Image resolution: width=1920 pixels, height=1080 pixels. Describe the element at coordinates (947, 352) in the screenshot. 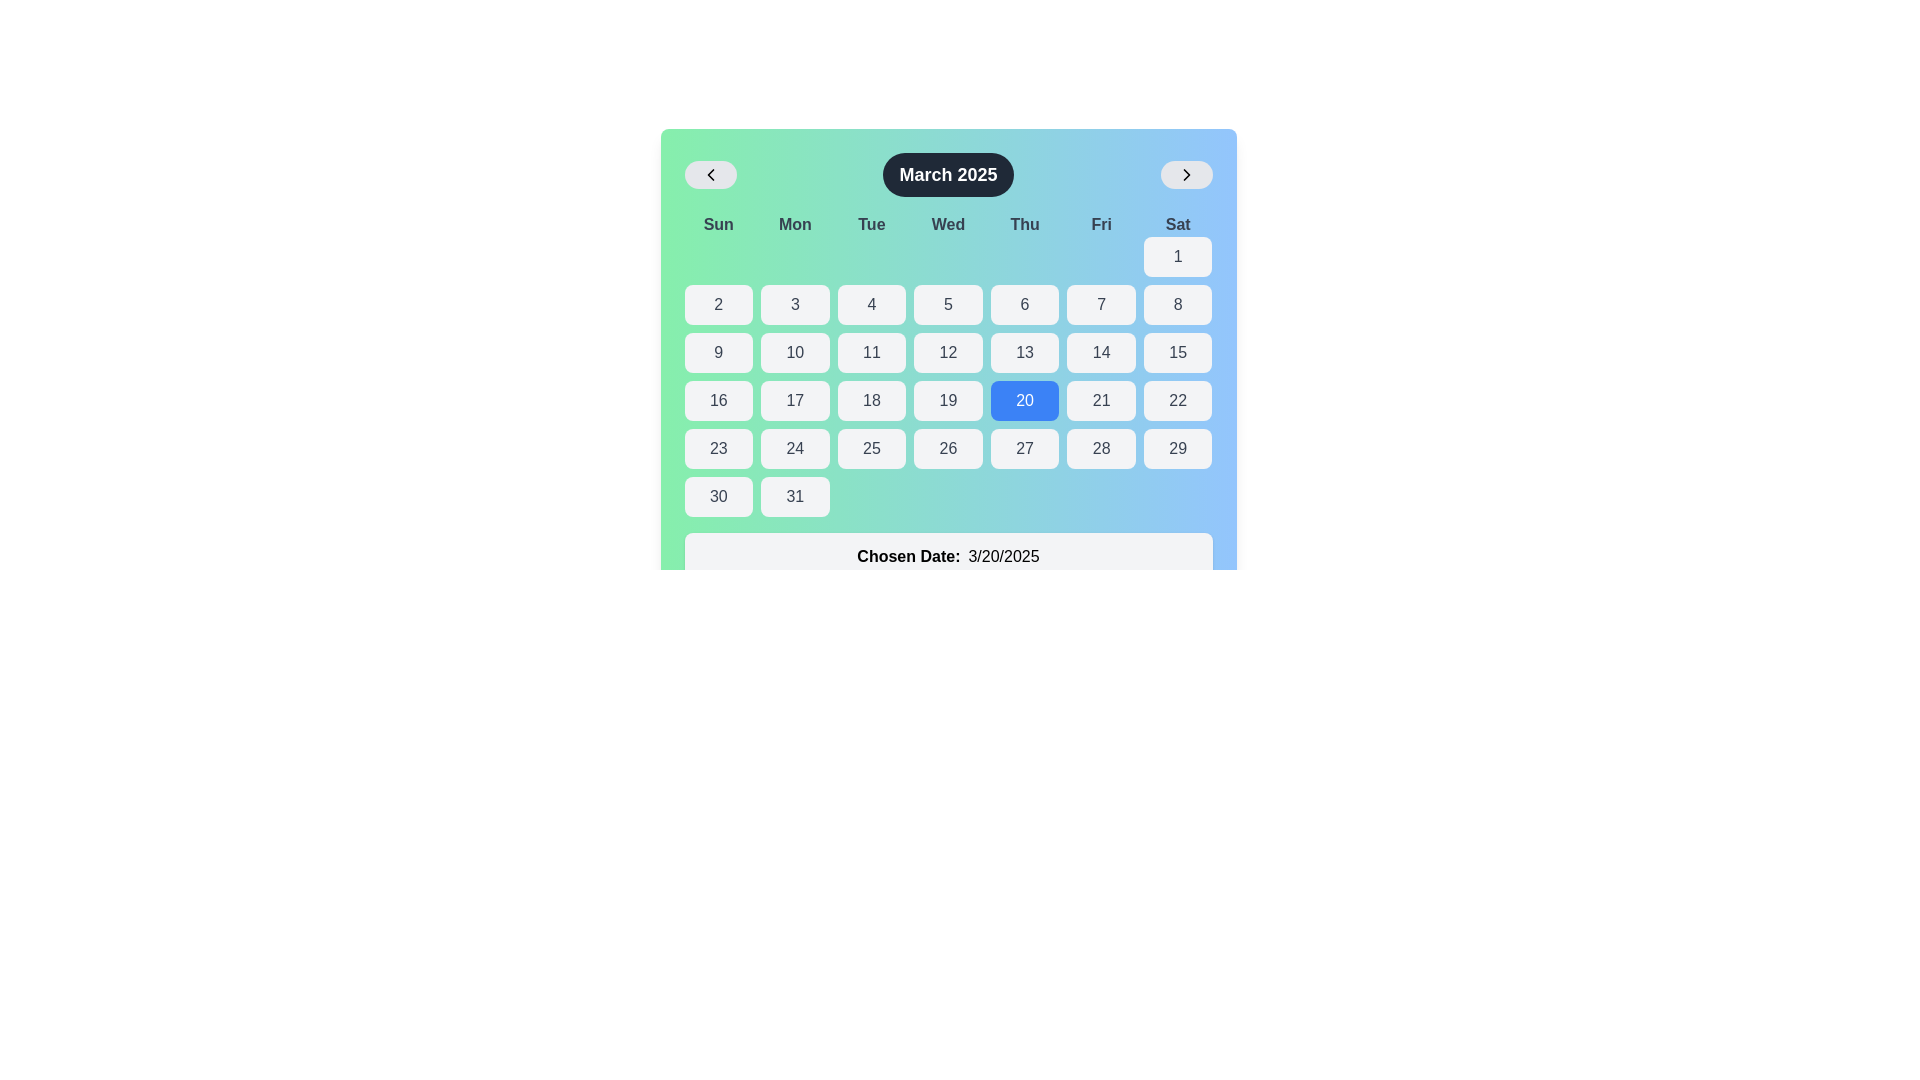

I see `the rectangular button labeled '12' in the calendar interface` at that location.